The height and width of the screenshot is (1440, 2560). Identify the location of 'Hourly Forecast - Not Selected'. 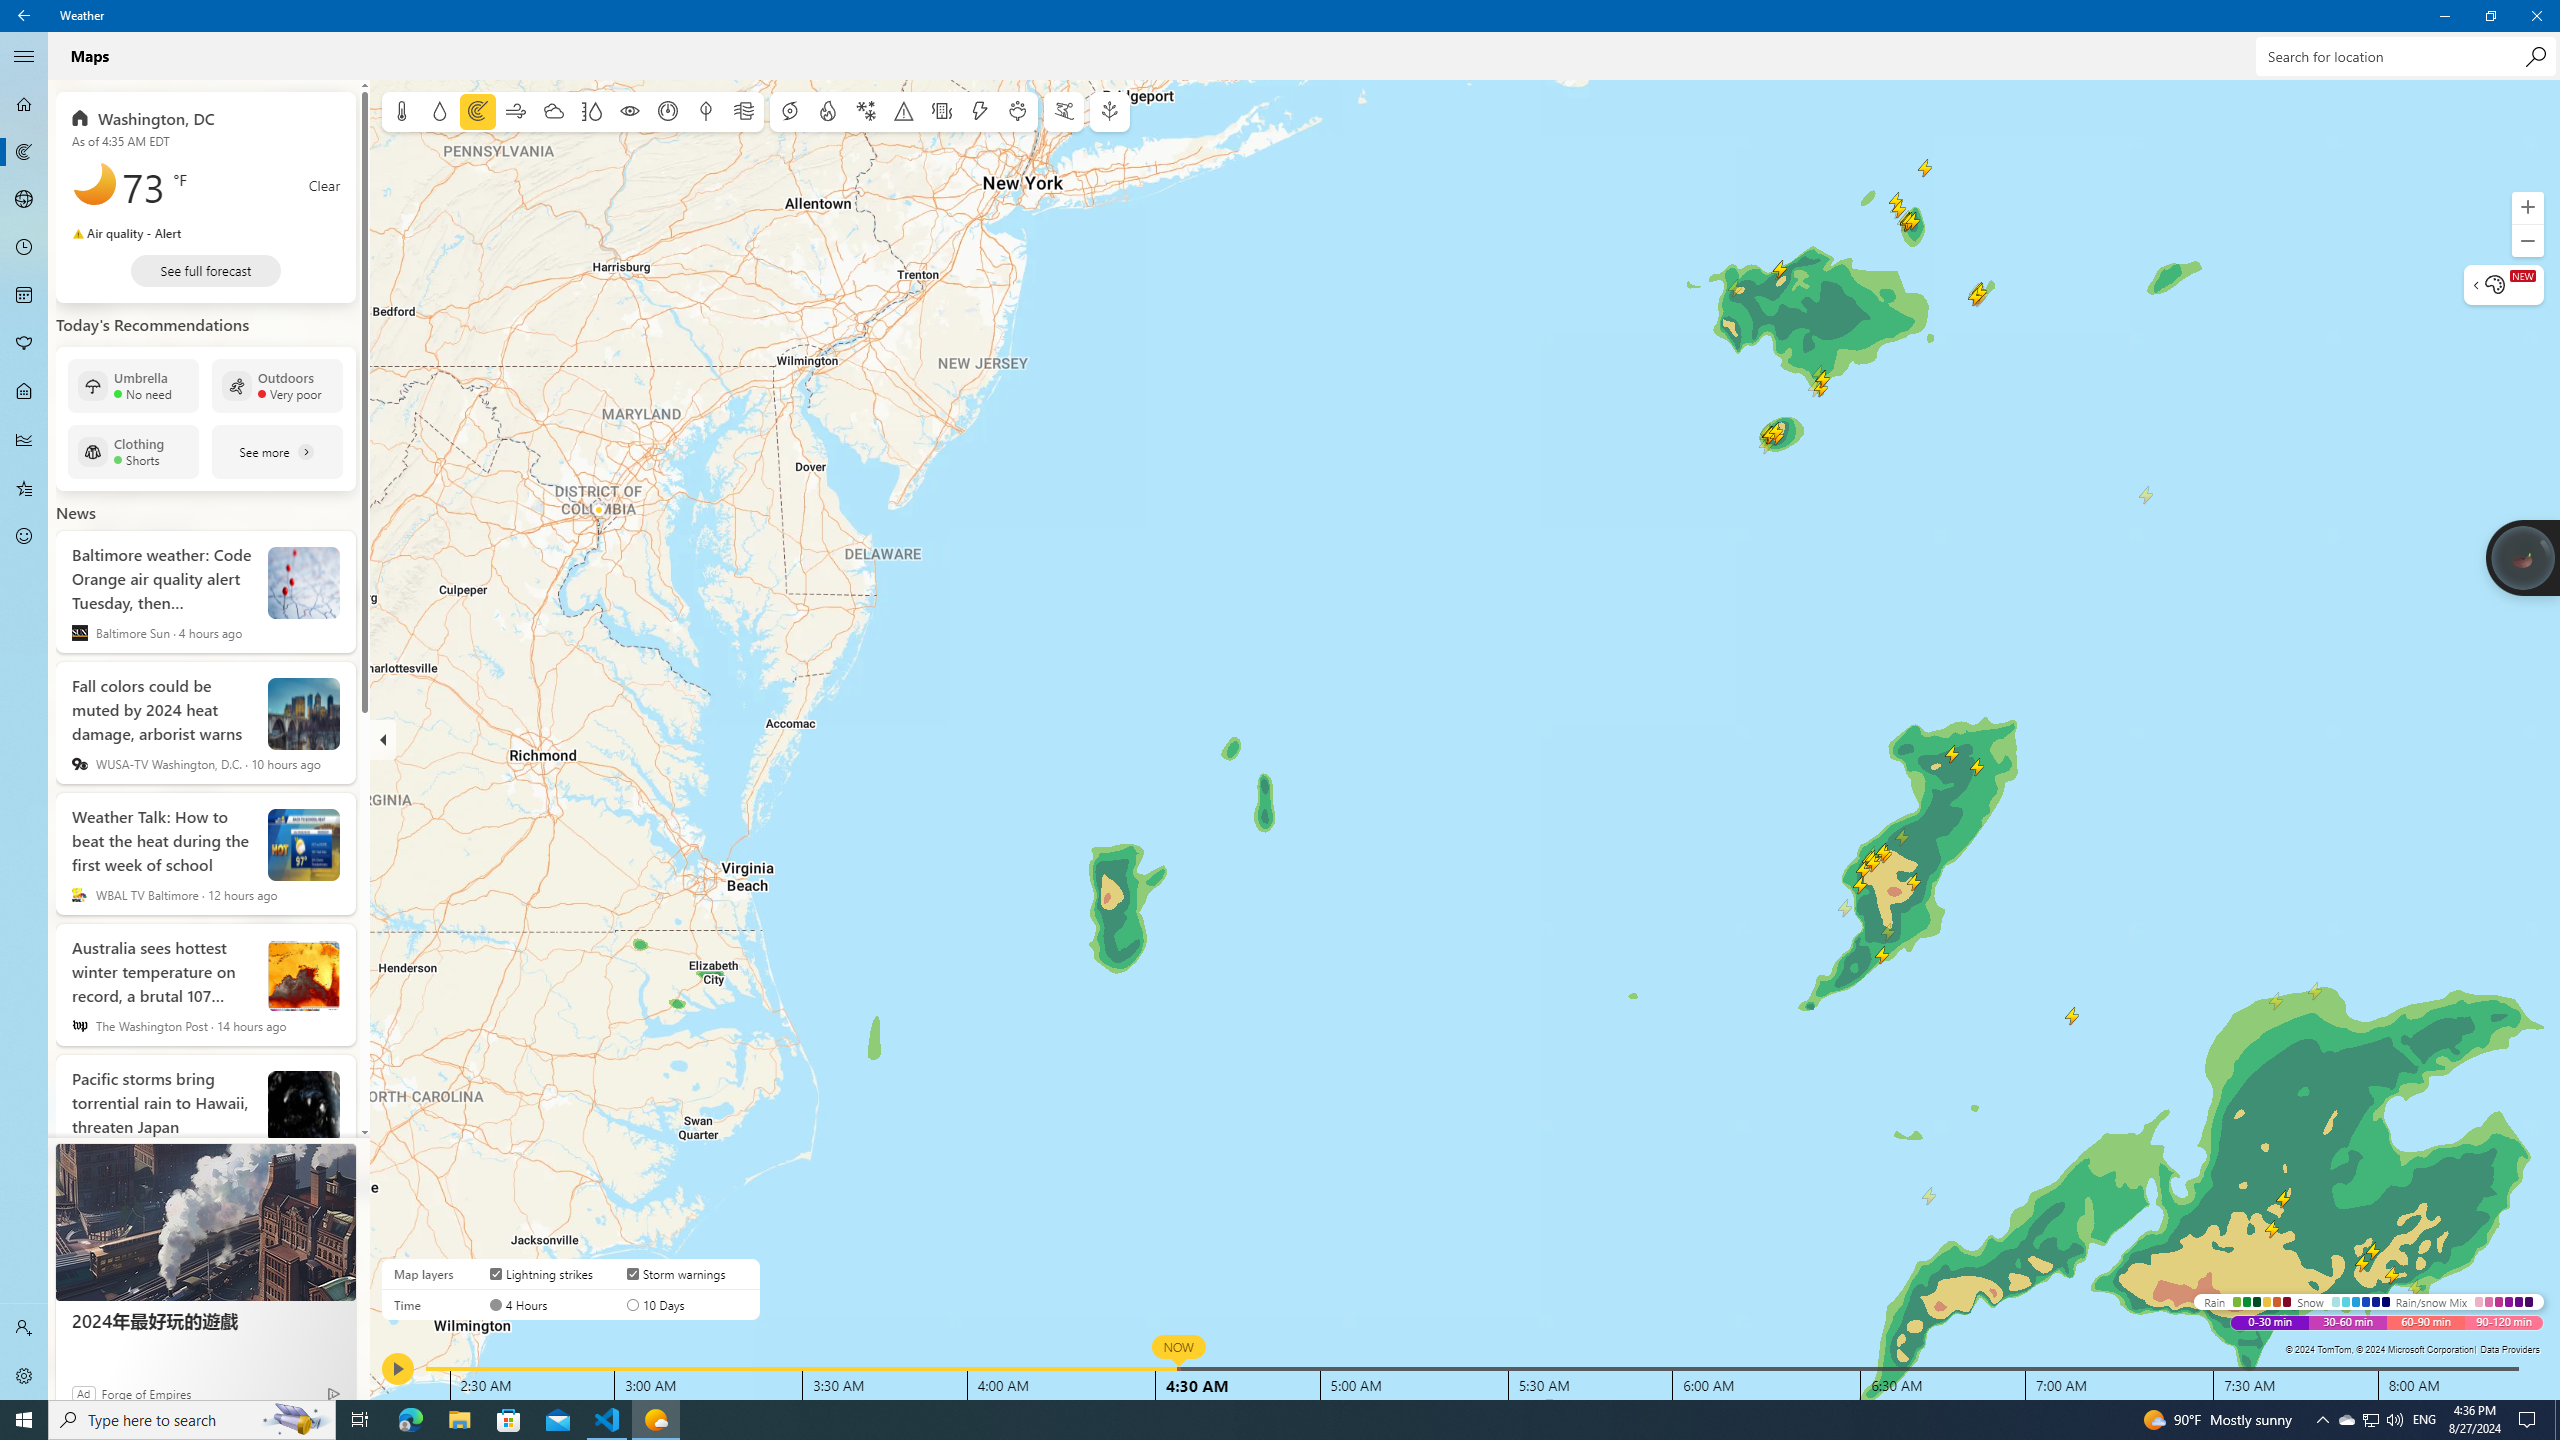
(24, 248).